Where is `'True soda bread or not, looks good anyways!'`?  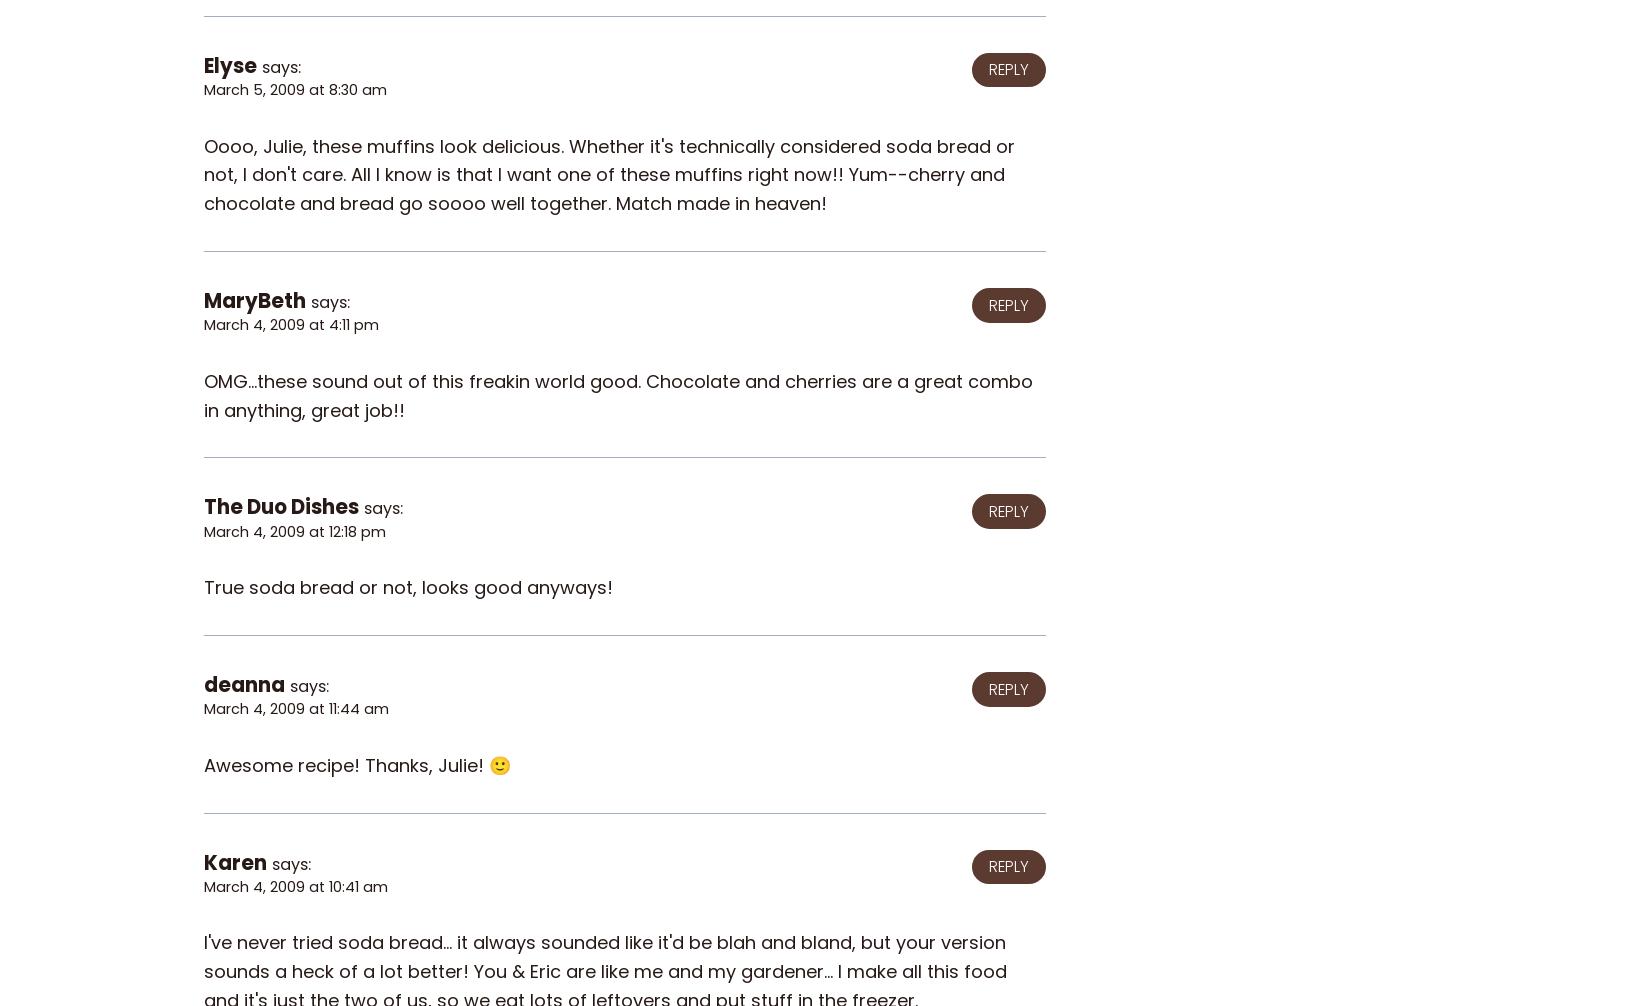 'True soda bread or not, looks good anyways!' is located at coordinates (408, 587).